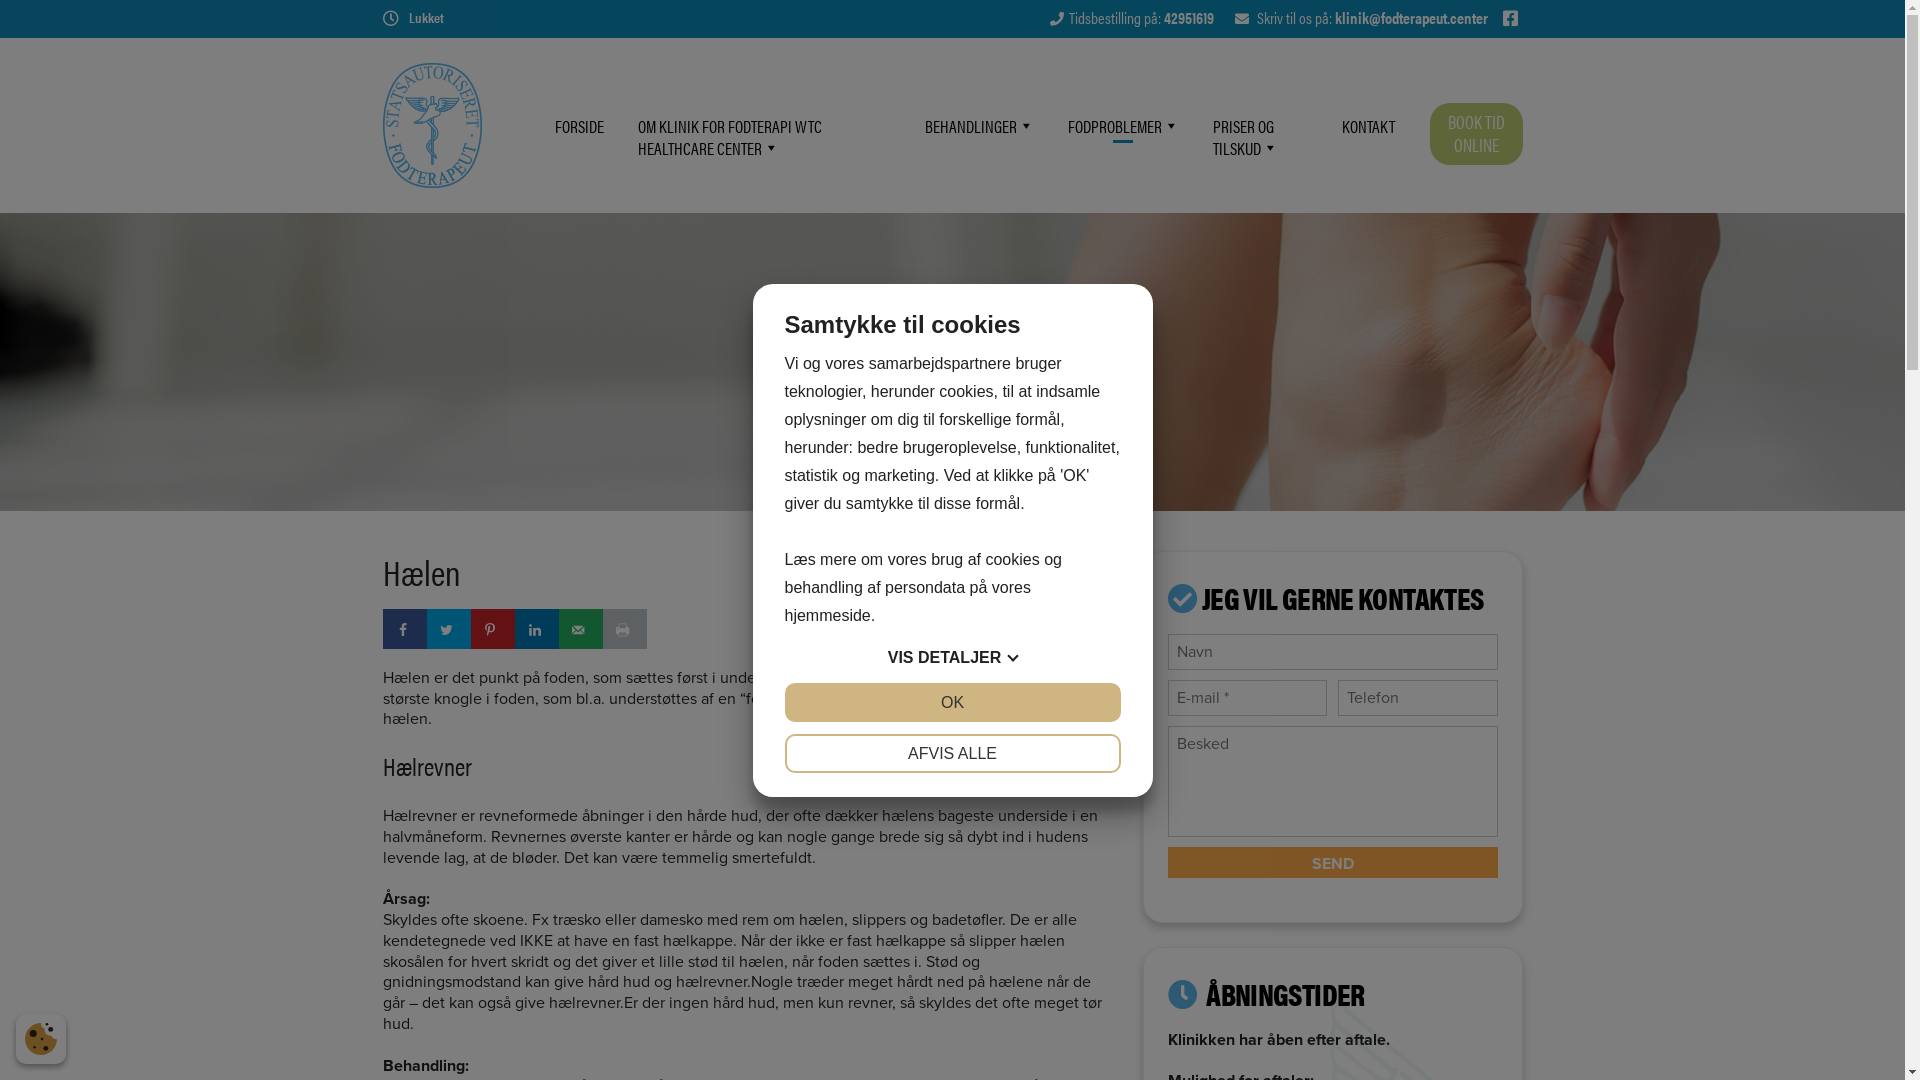 Image resolution: width=1920 pixels, height=1080 pixels. What do you see at coordinates (979, 126) in the screenshot?
I see `'BEHANDLINGER'` at bounding box center [979, 126].